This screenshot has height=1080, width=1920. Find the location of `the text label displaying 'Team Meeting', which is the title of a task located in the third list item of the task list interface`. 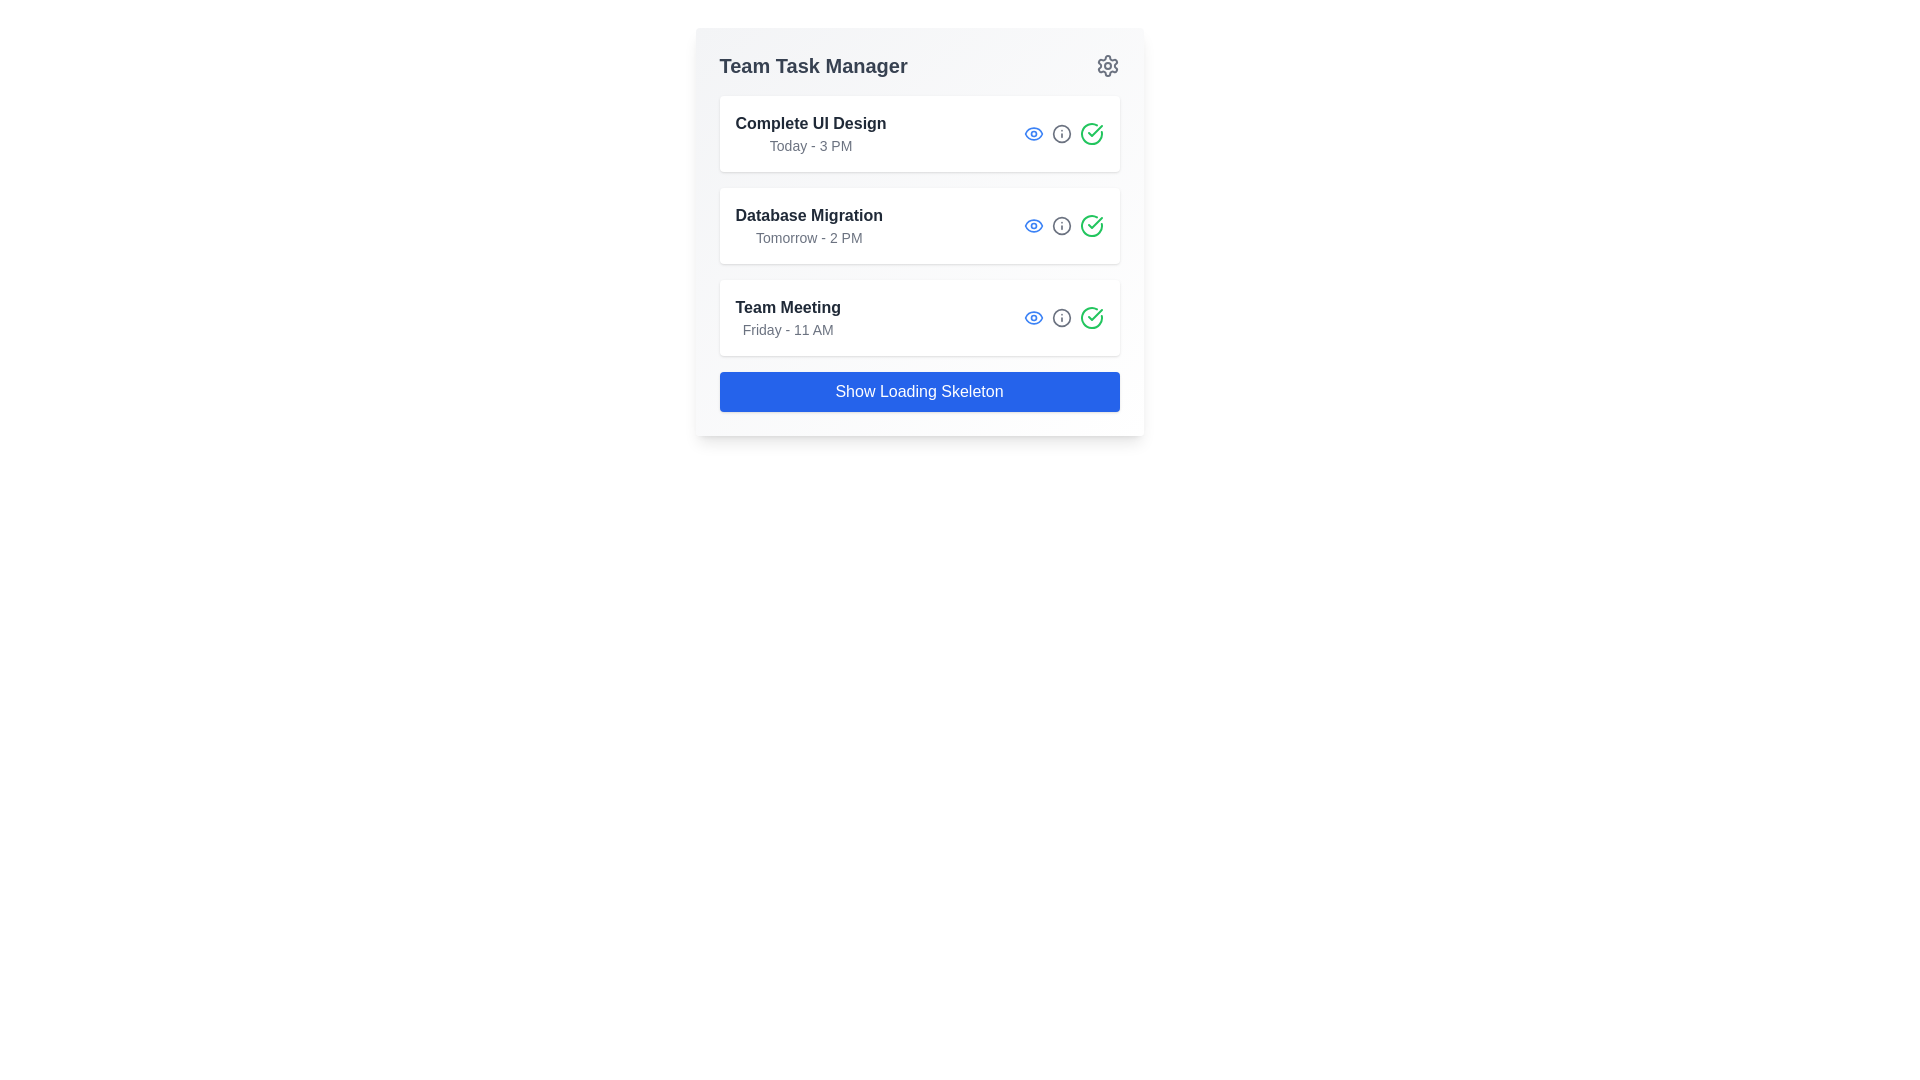

the text label displaying 'Team Meeting', which is the title of a task located in the third list item of the task list interface is located at coordinates (787, 308).